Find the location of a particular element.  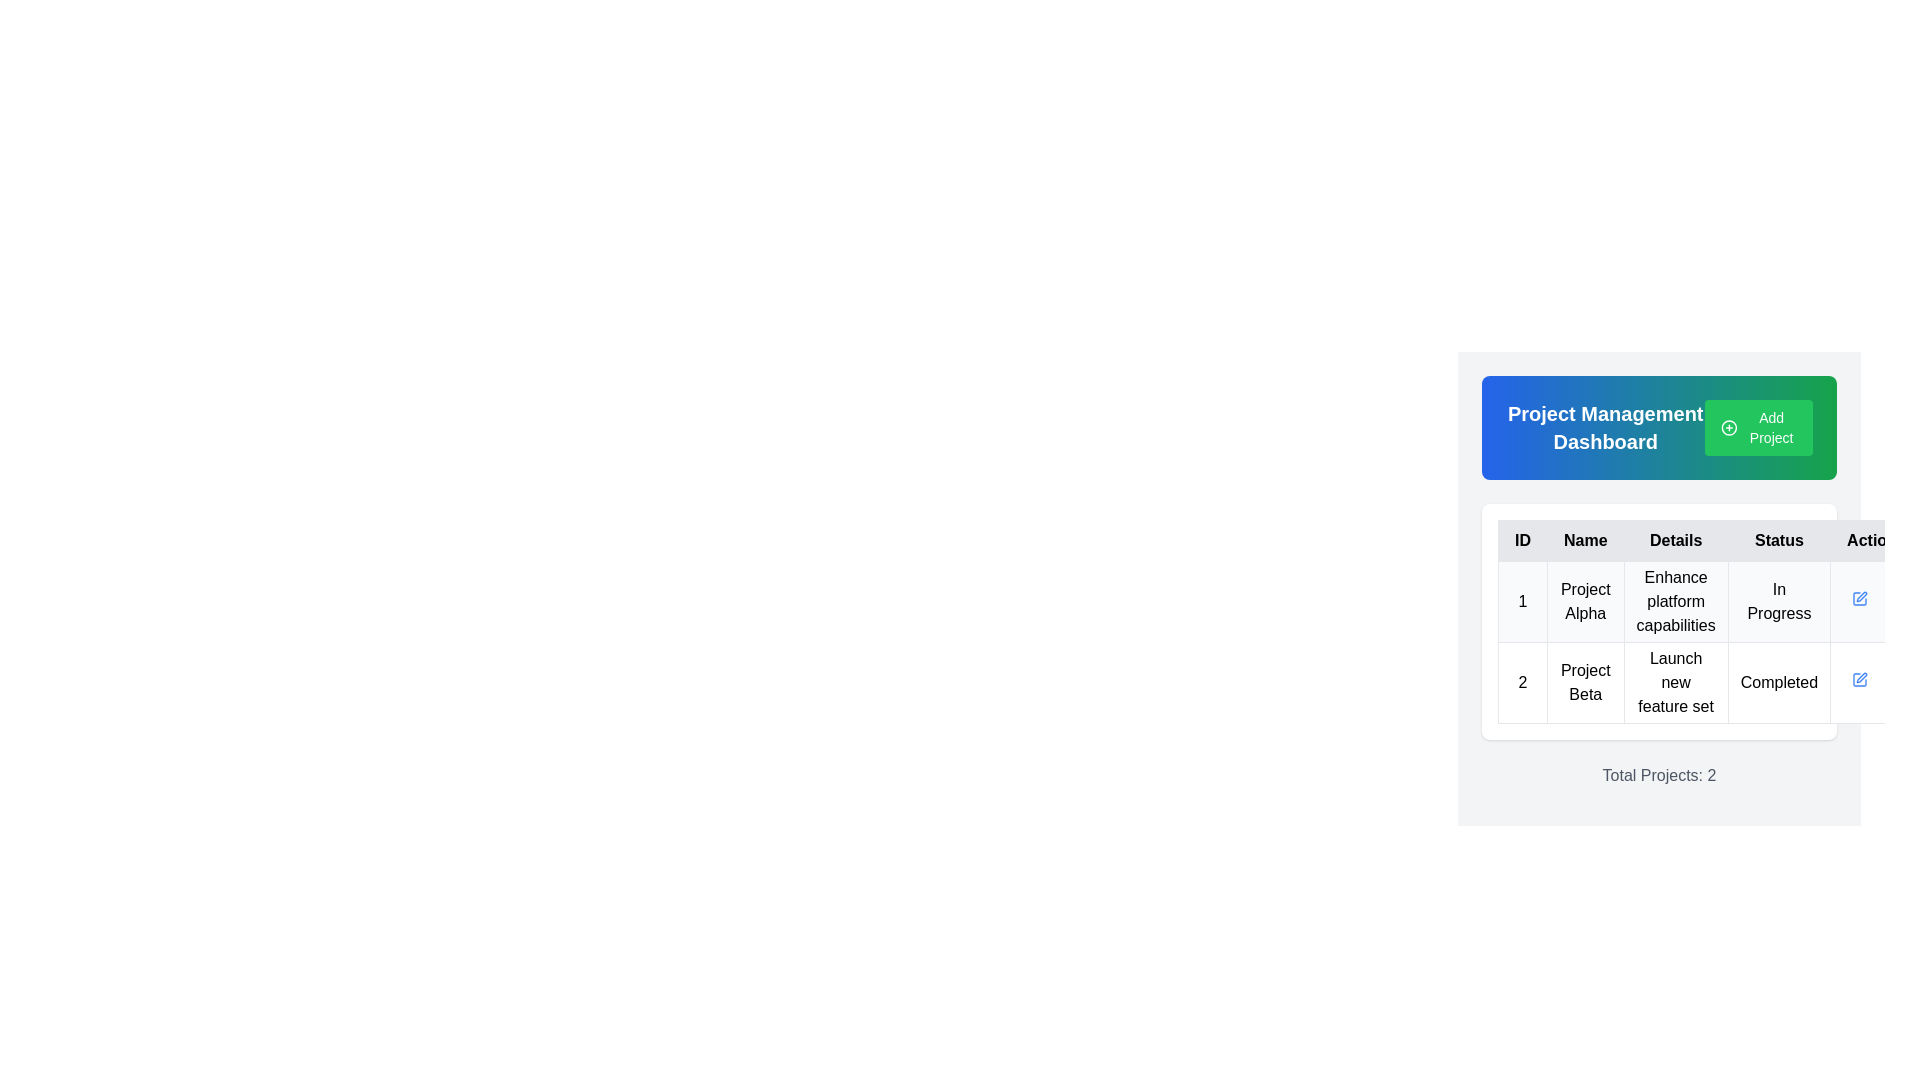

the green button labeled 'Add Project' with a plus icon, located at the top-right corner of the 'Project Management Dashboard' is located at coordinates (1758, 427).